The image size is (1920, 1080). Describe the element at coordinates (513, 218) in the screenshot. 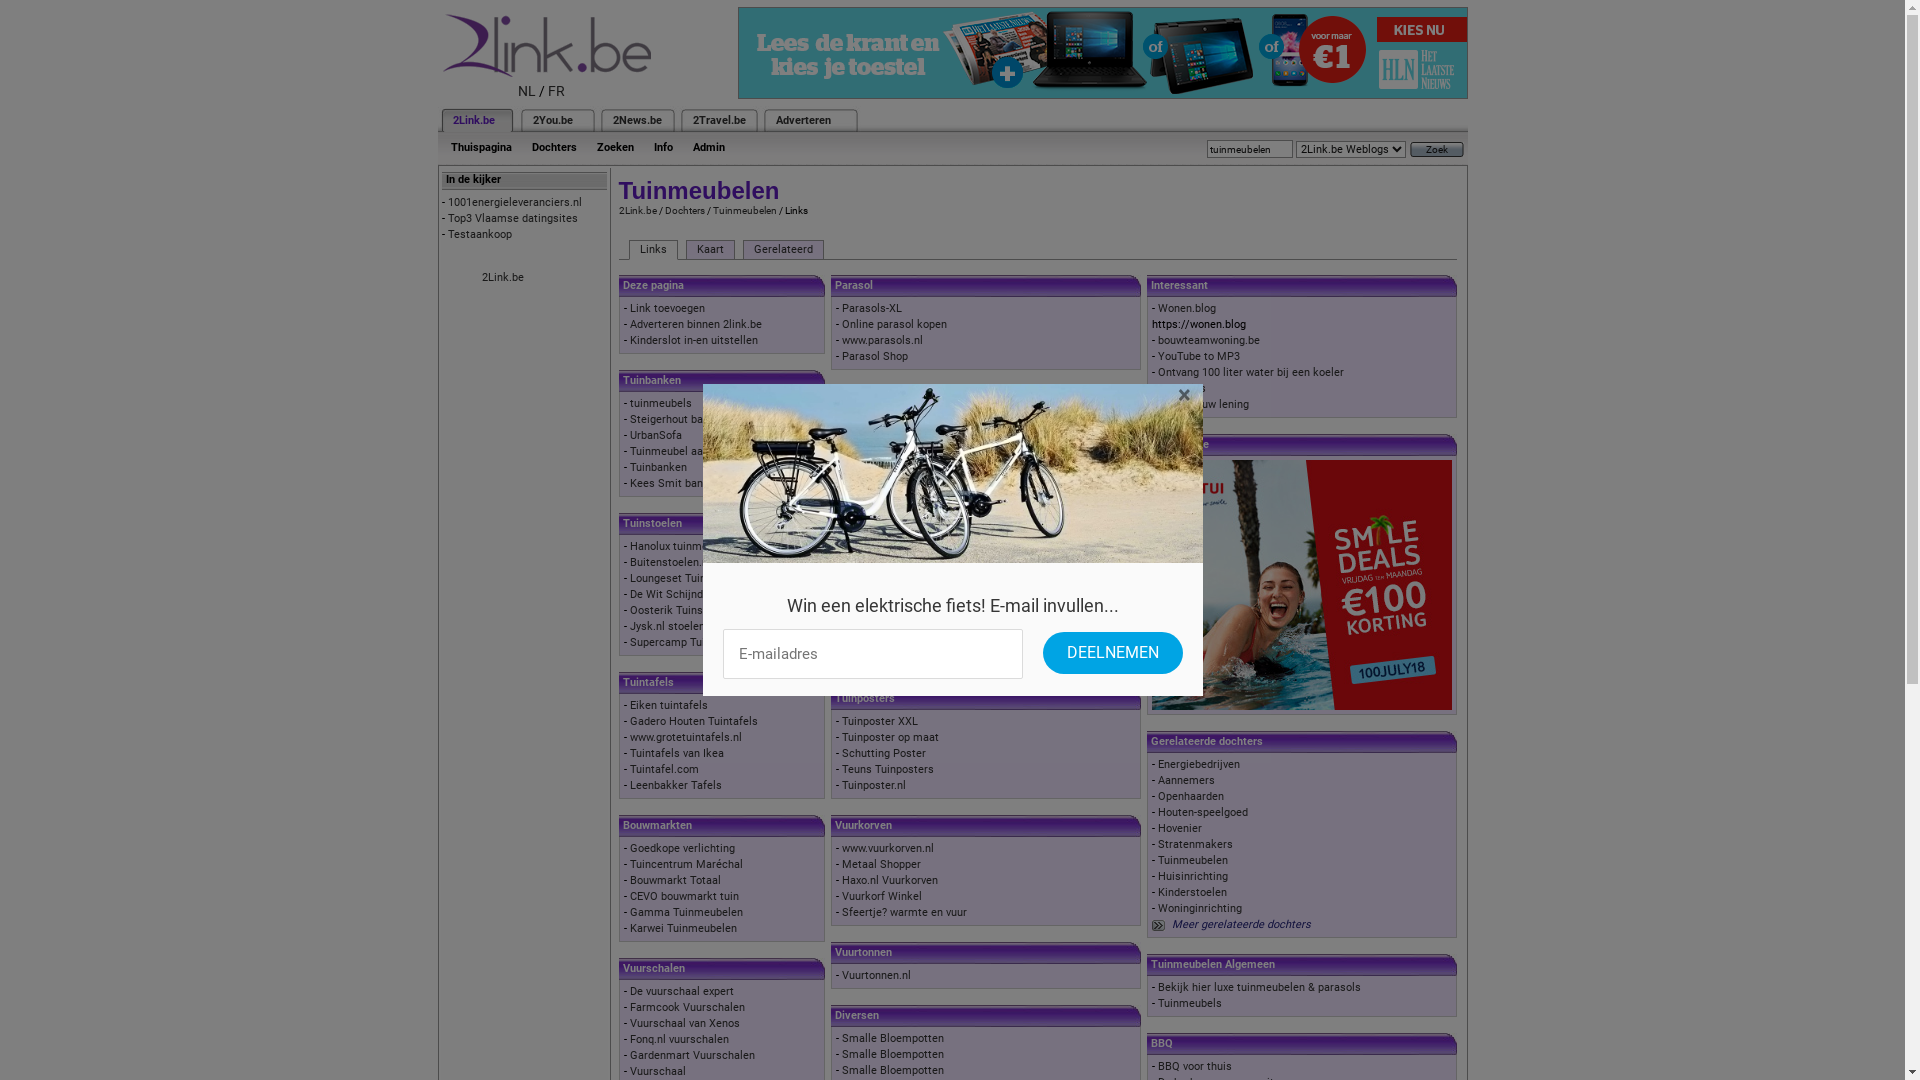

I see `'Top3 Vlaamse datingsites'` at that location.